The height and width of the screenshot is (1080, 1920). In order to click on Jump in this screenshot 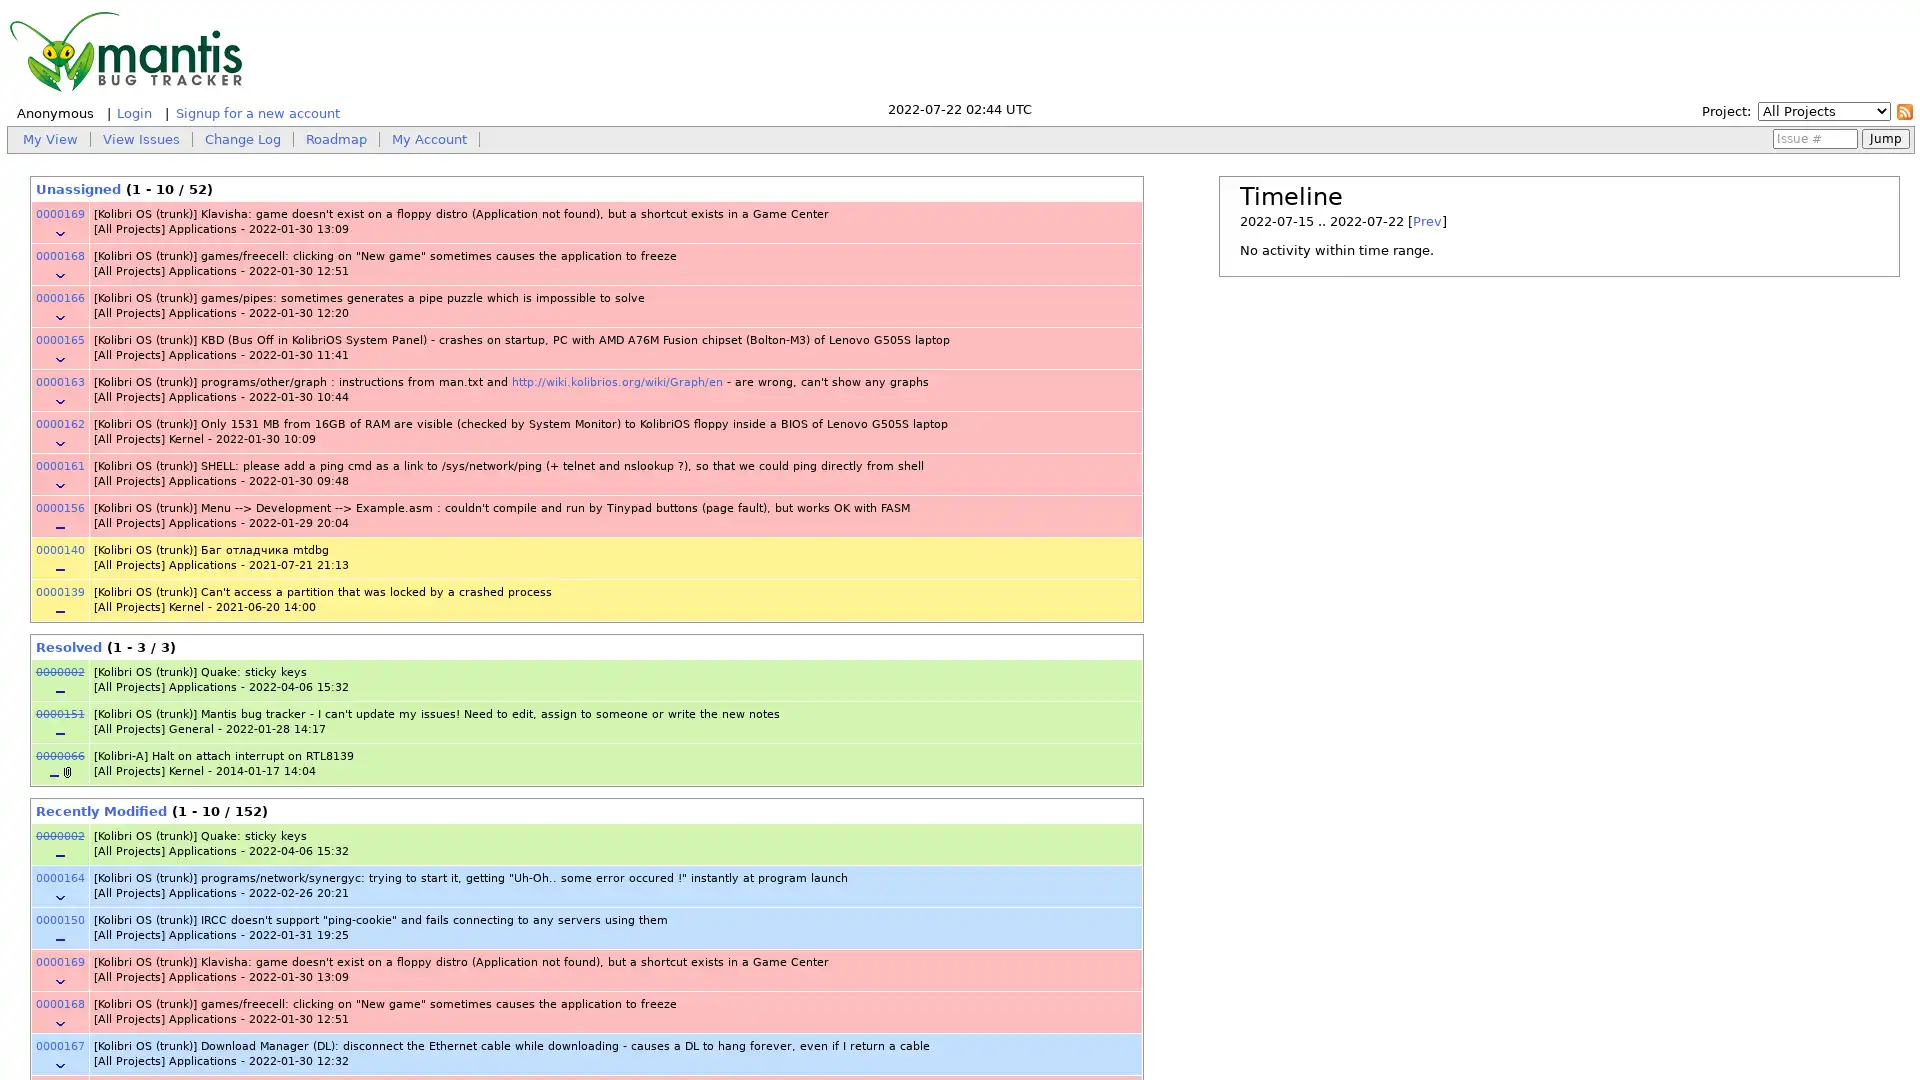, I will do `click(1885, 137)`.